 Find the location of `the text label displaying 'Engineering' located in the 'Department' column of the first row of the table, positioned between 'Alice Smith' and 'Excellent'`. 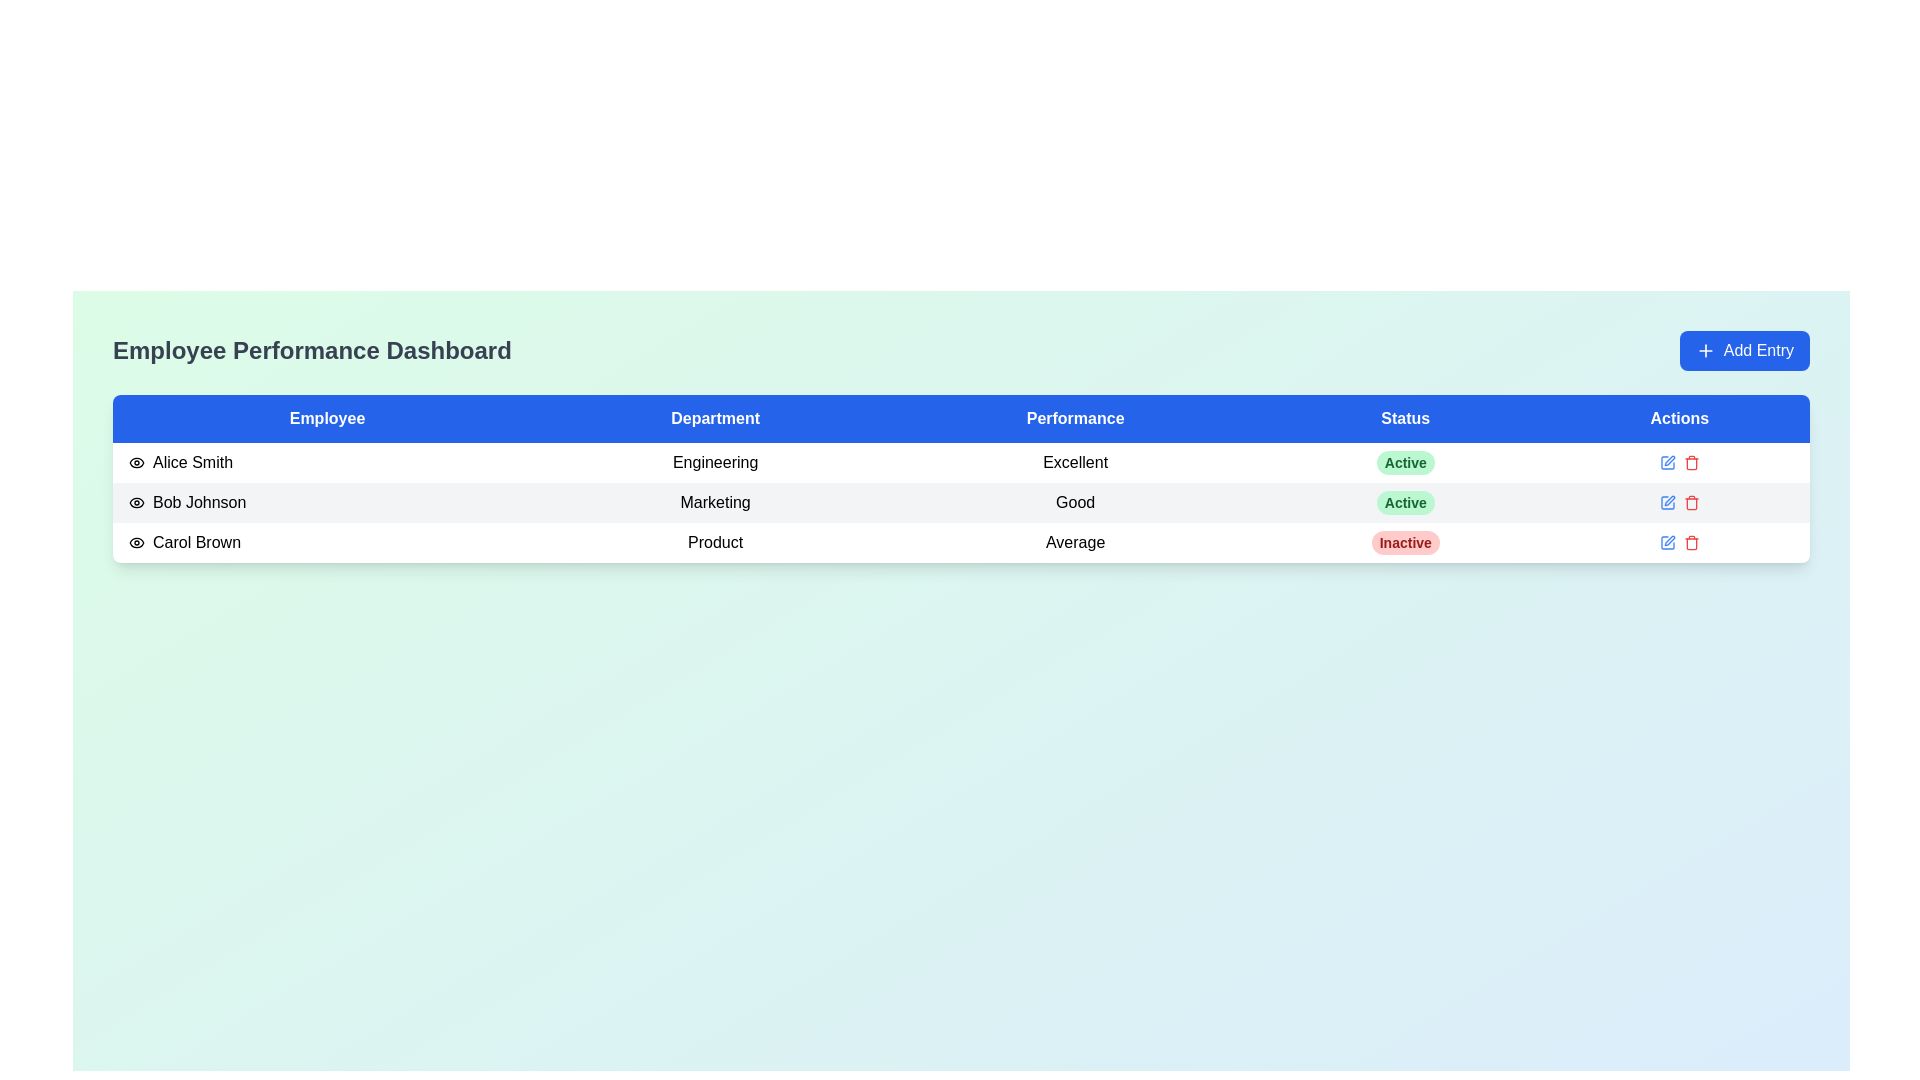

the text label displaying 'Engineering' located in the 'Department' column of the first row of the table, positioned between 'Alice Smith' and 'Excellent' is located at coordinates (715, 462).